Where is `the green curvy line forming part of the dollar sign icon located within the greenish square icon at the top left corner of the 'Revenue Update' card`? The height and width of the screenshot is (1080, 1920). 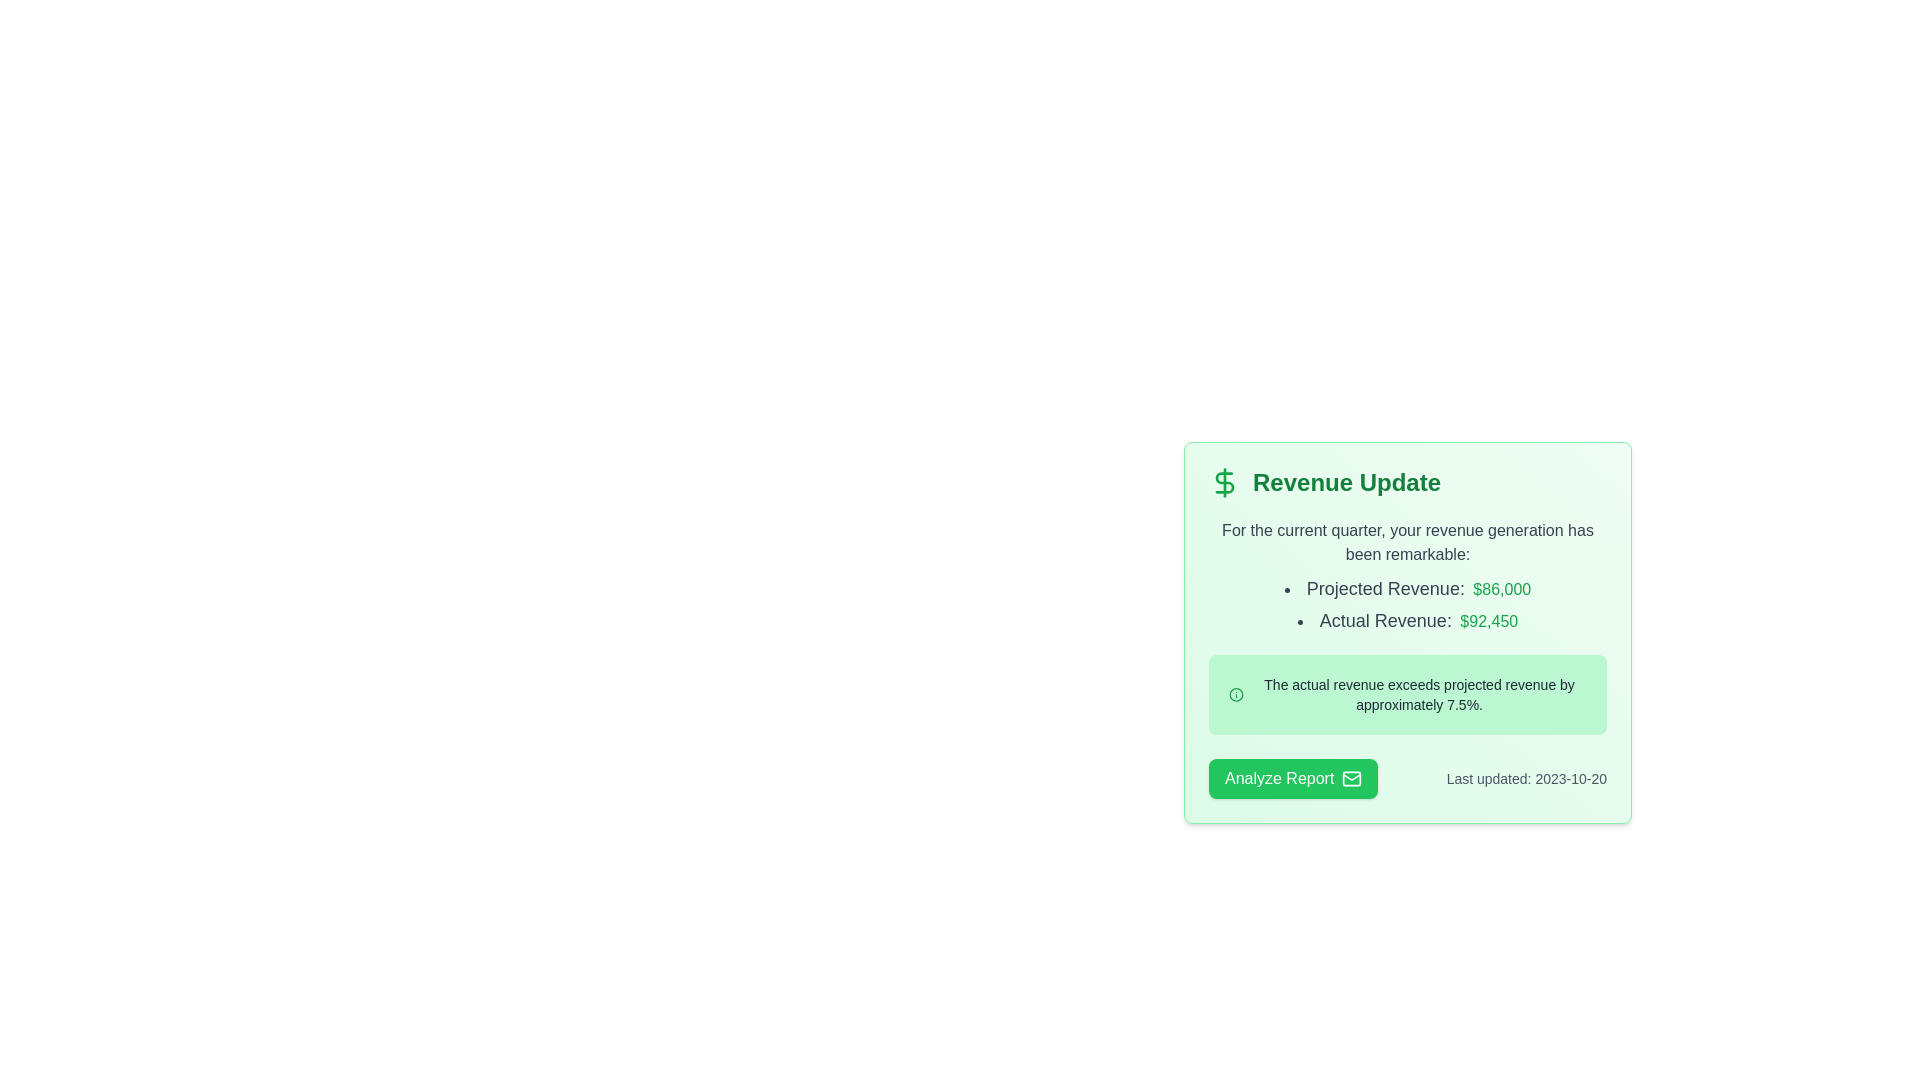
the green curvy line forming part of the dollar sign icon located within the greenish square icon at the top left corner of the 'Revenue Update' card is located at coordinates (1223, 482).